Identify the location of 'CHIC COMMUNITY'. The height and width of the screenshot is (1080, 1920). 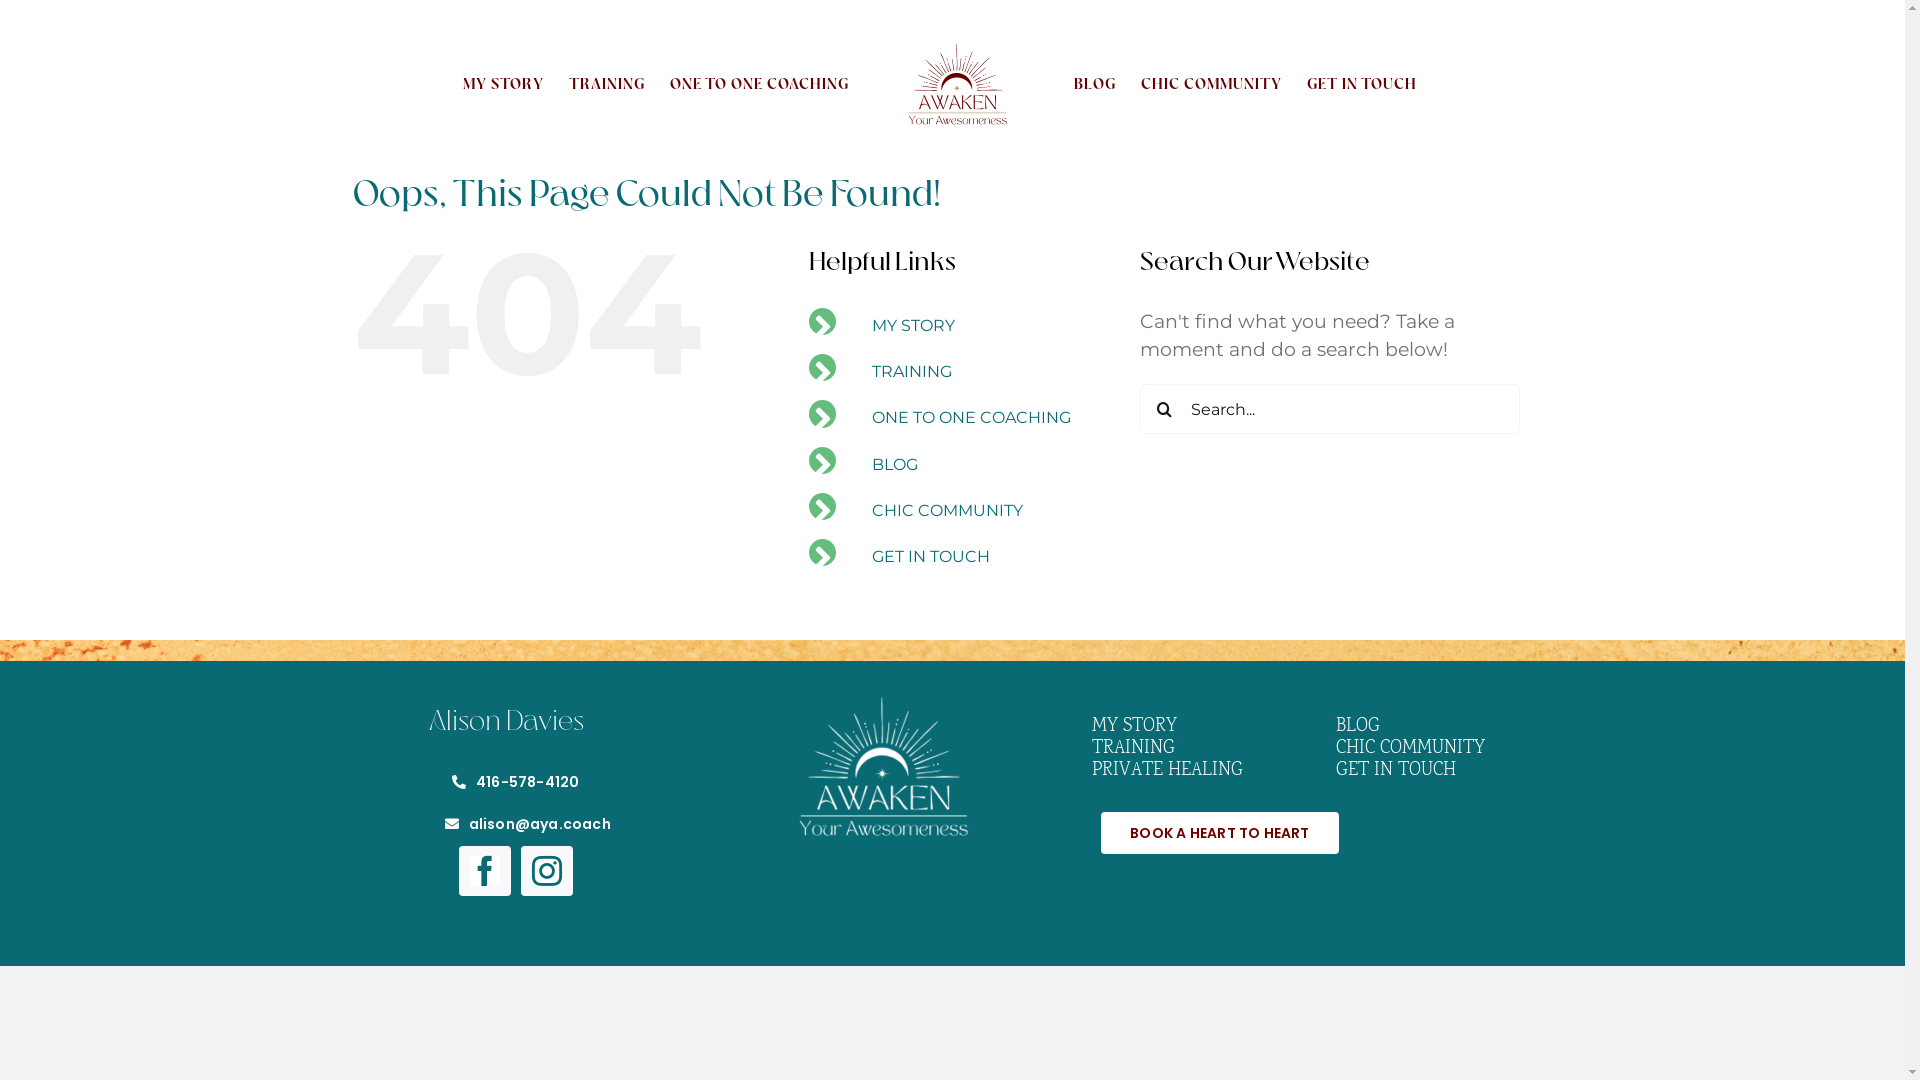
(1335, 748).